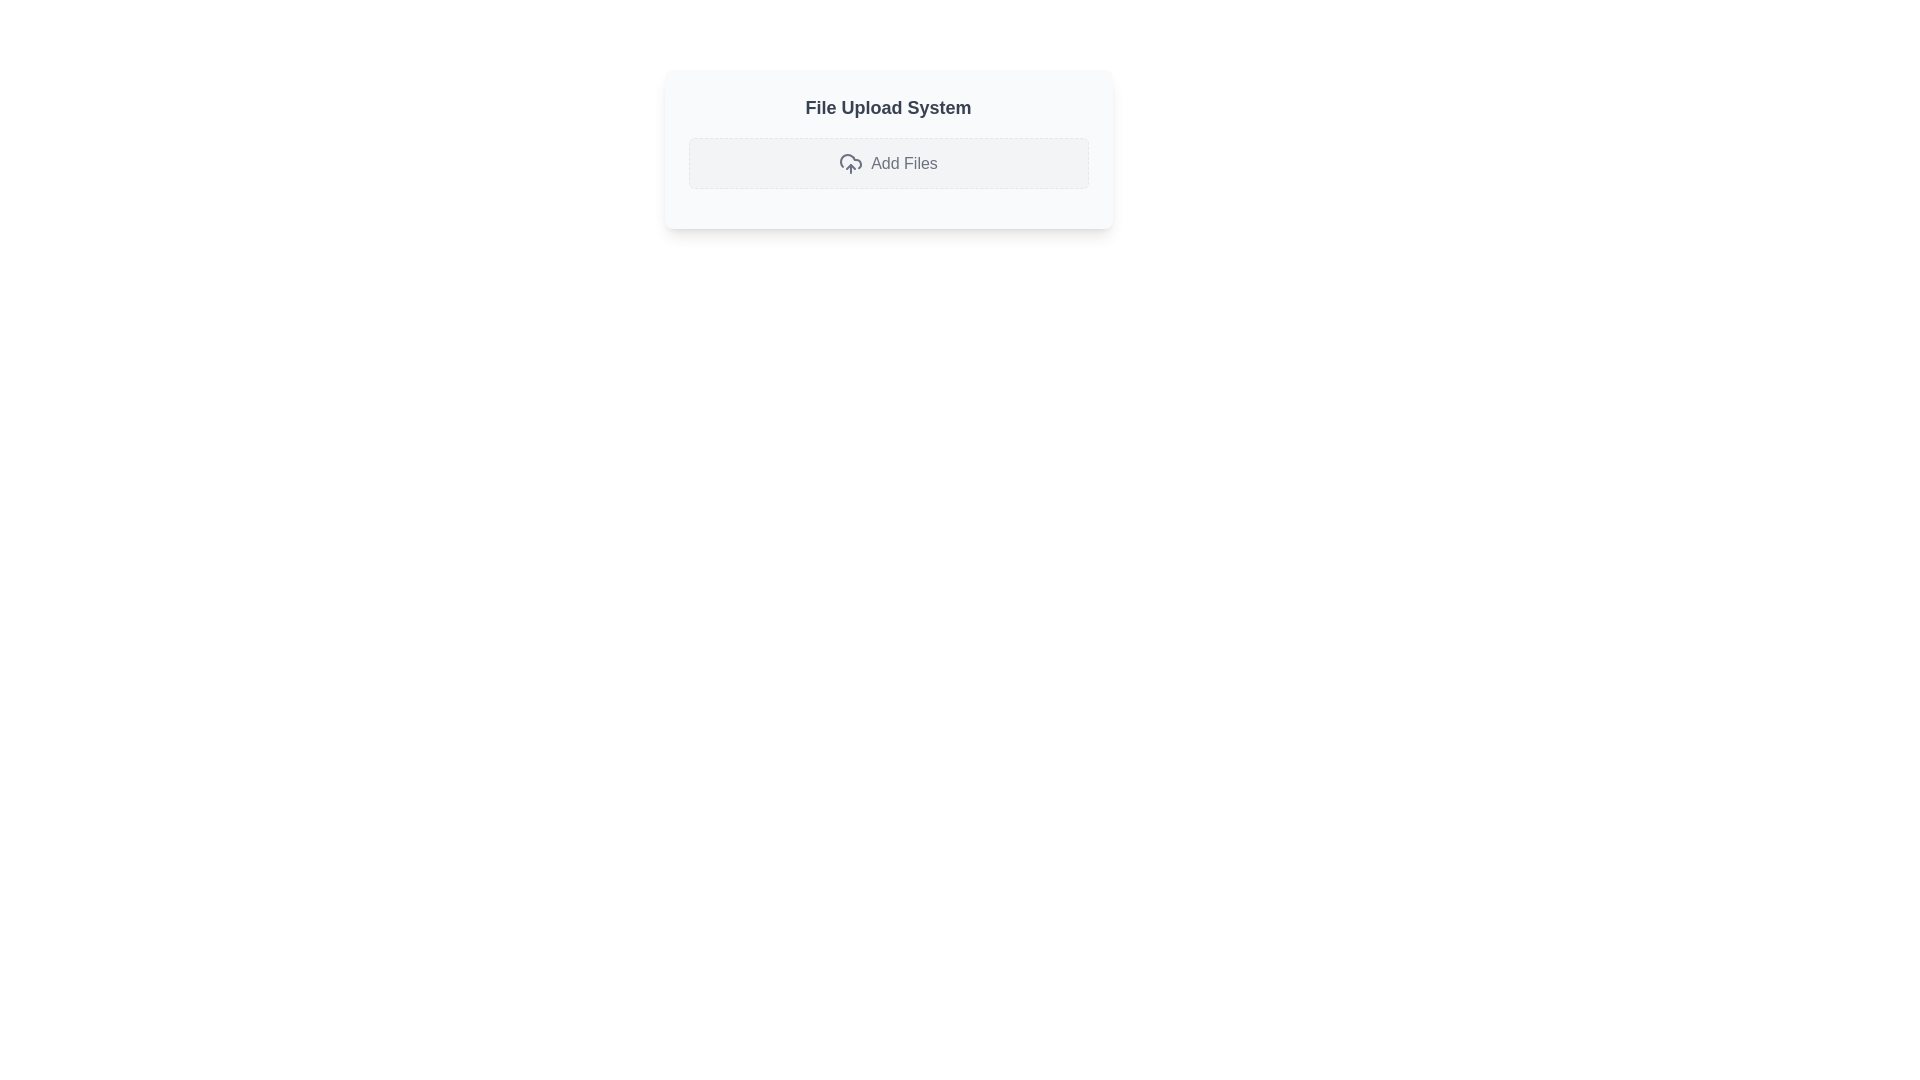 This screenshot has width=1920, height=1080. I want to click on the label indicating the action of uploading or adding files, which is located to the right of the cloud upload icon within a bordered button-like area, so click(903, 162).